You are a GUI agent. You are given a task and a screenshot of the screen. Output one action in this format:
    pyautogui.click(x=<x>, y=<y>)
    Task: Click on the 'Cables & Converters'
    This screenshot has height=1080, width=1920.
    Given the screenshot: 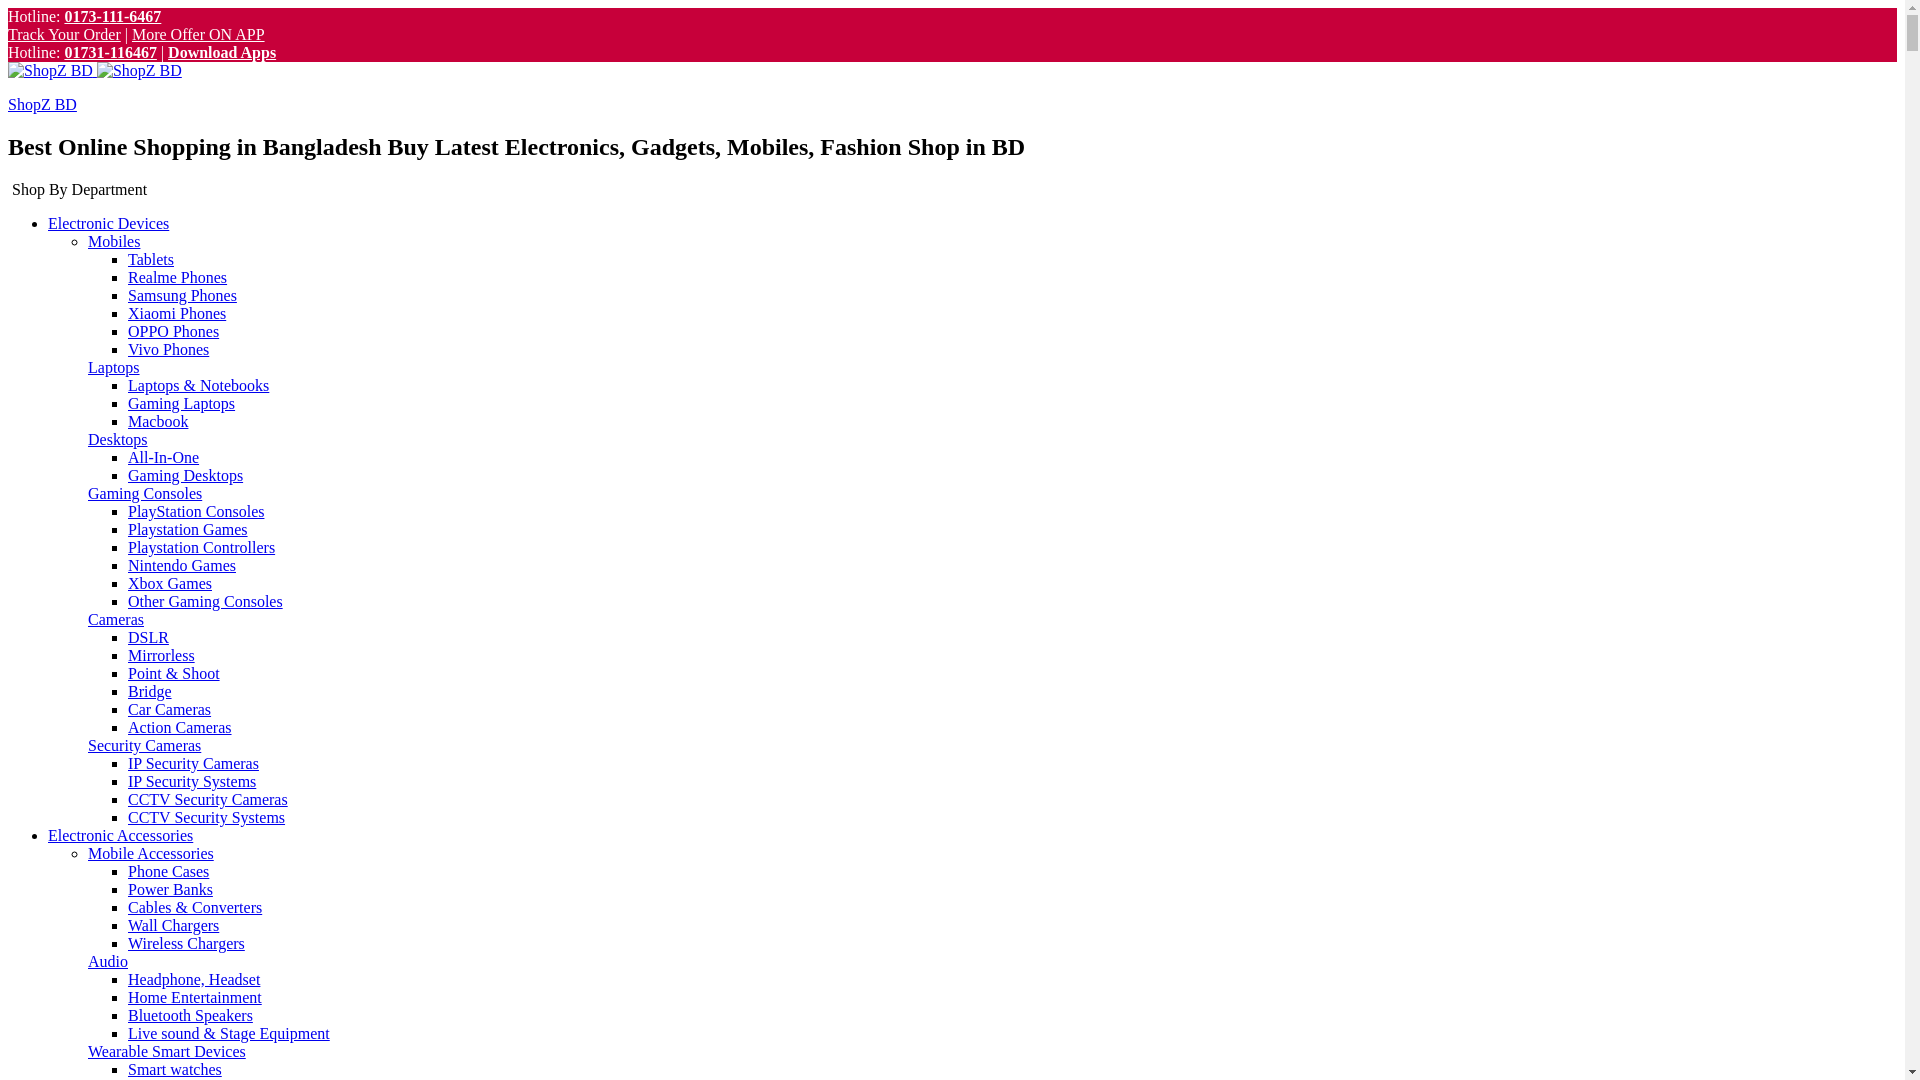 What is the action you would take?
    pyautogui.click(x=195, y=907)
    